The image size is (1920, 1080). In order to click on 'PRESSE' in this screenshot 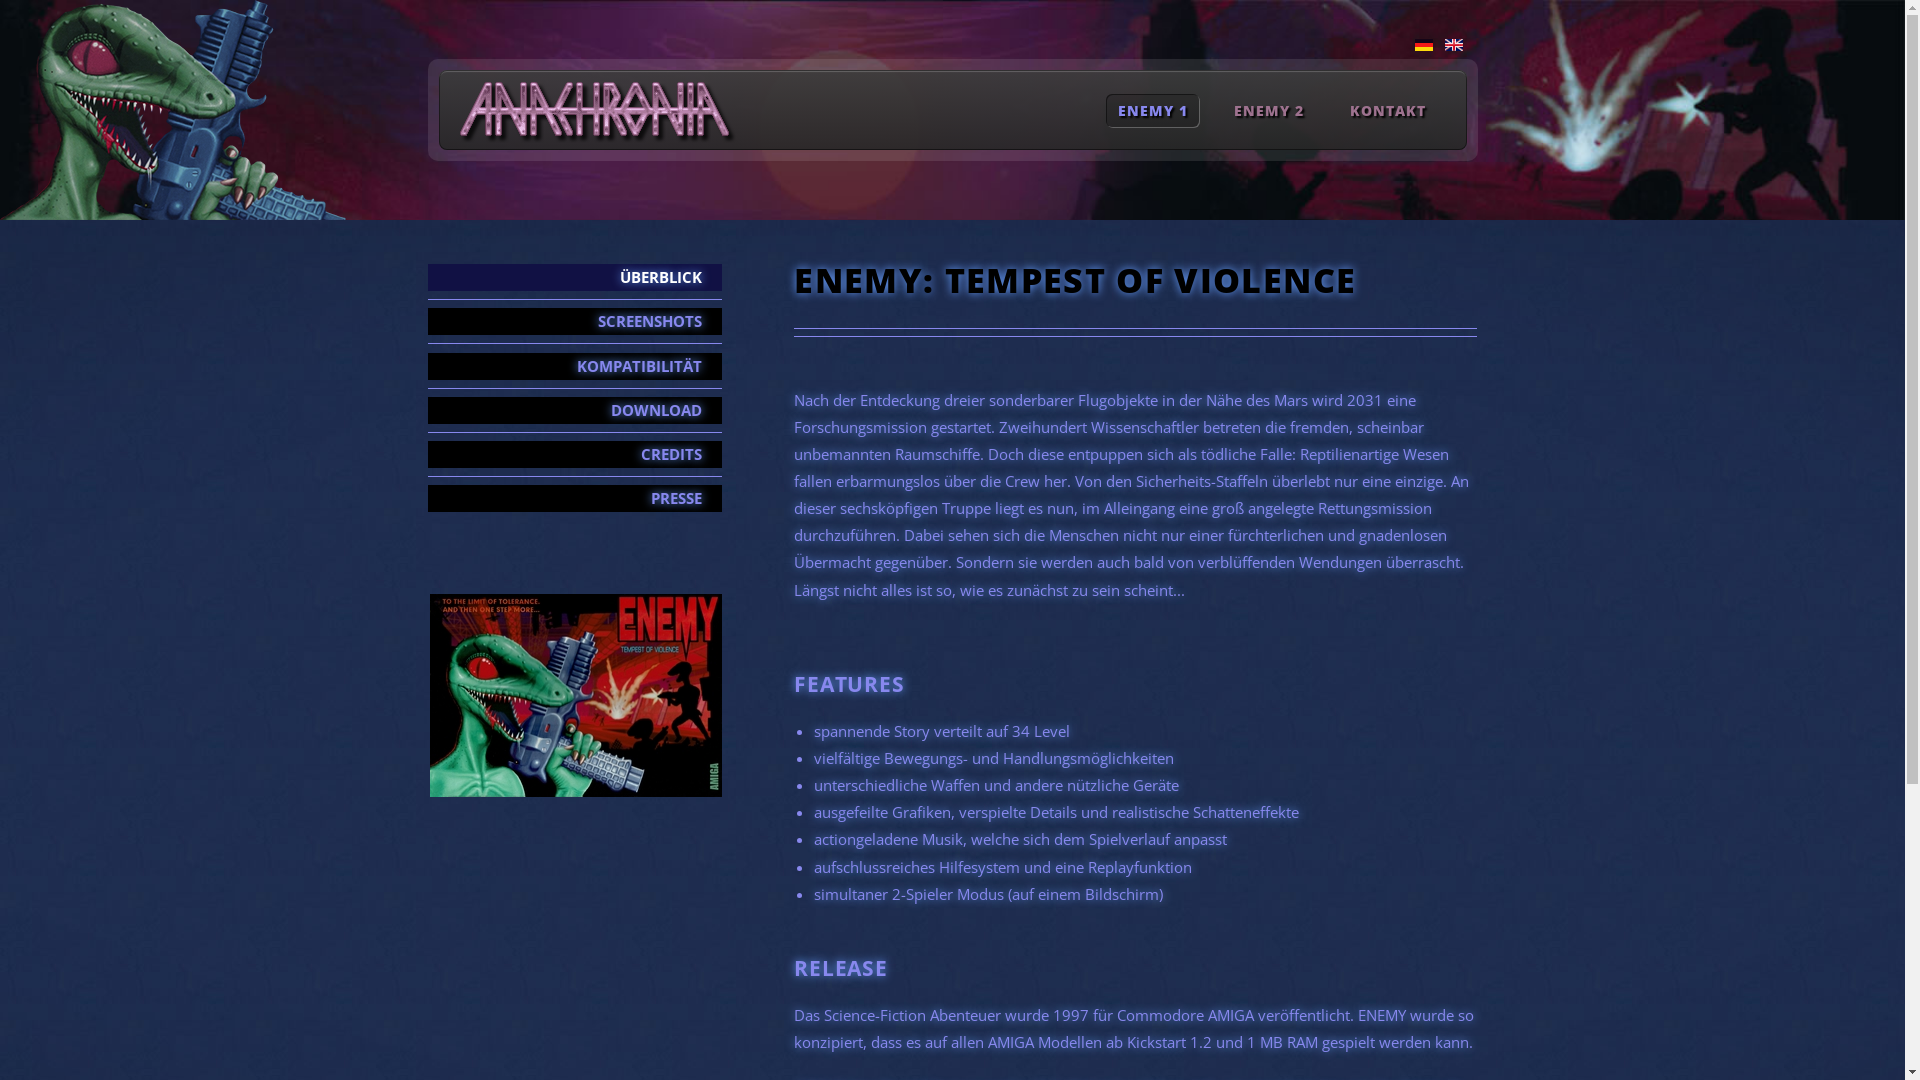, I will do `click(574, 497)`.